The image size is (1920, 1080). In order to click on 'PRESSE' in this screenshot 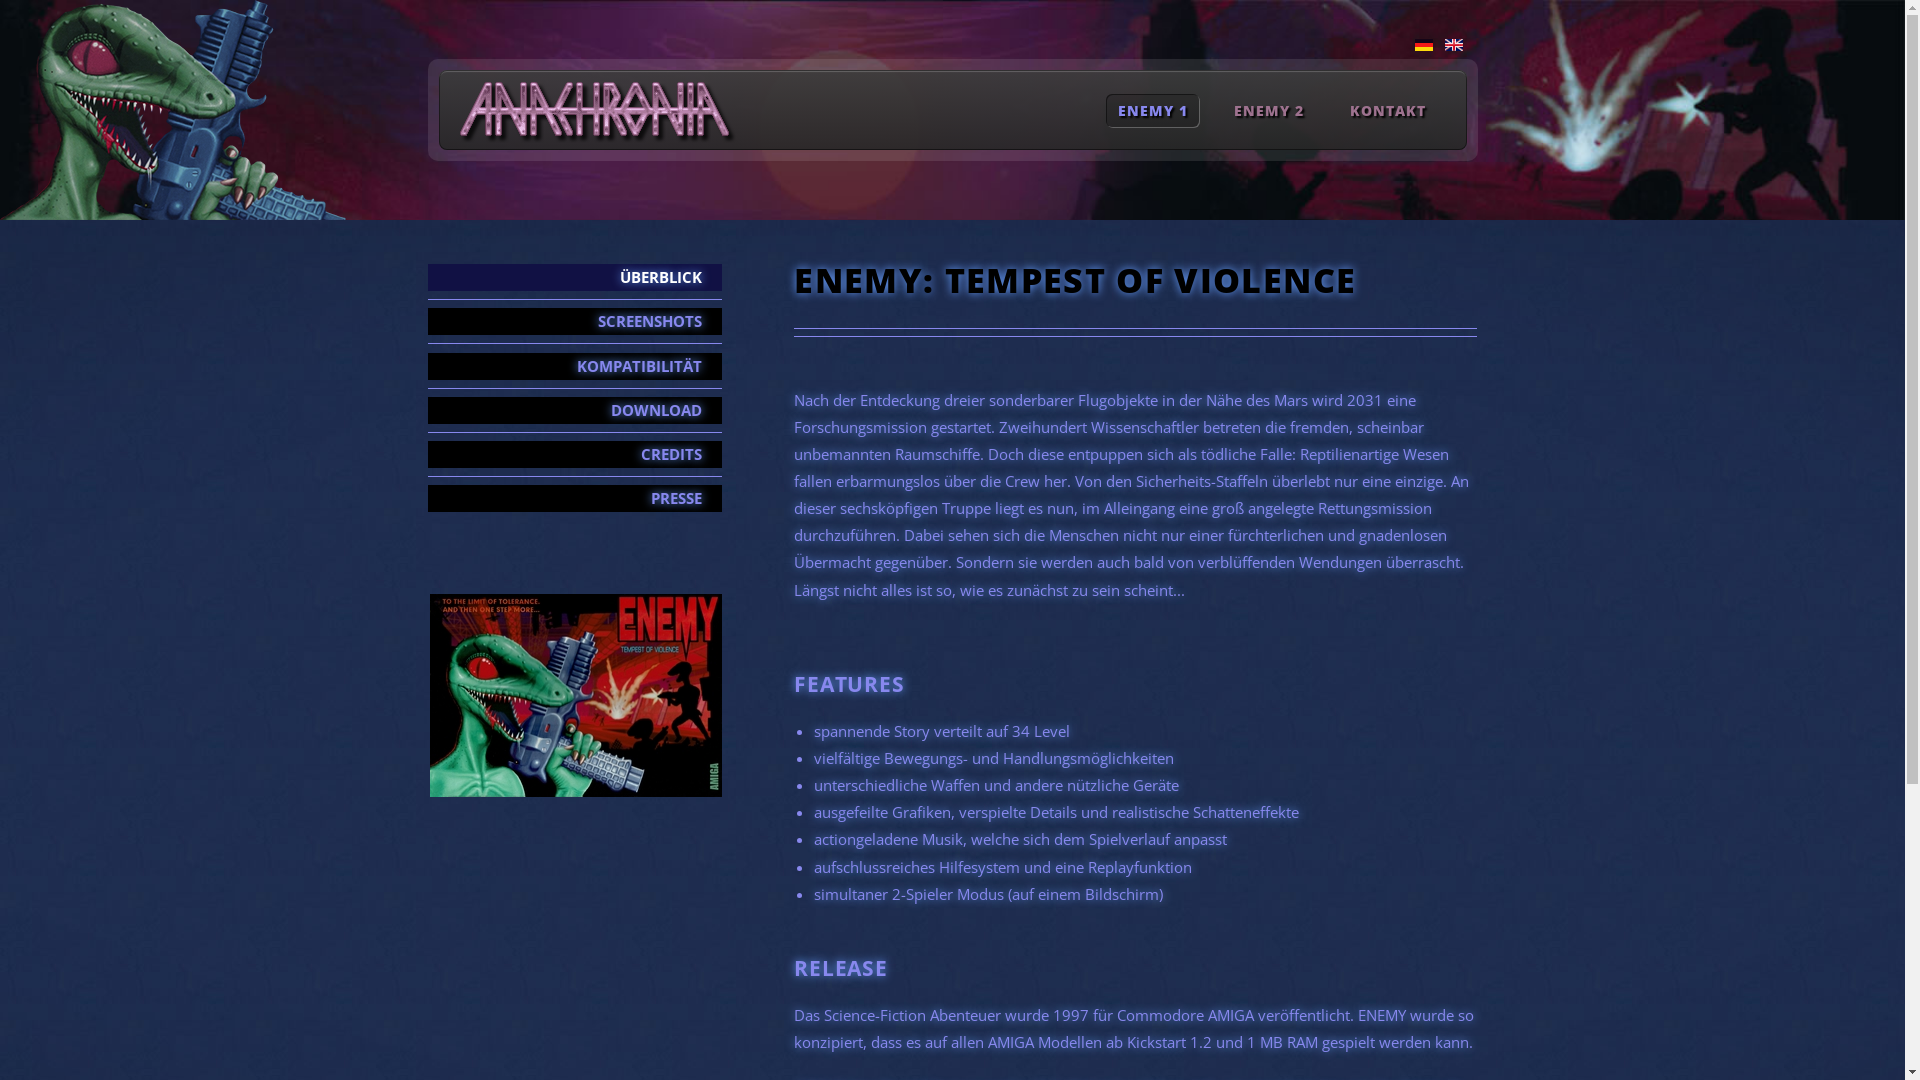, I will do `click(574, 497)`.